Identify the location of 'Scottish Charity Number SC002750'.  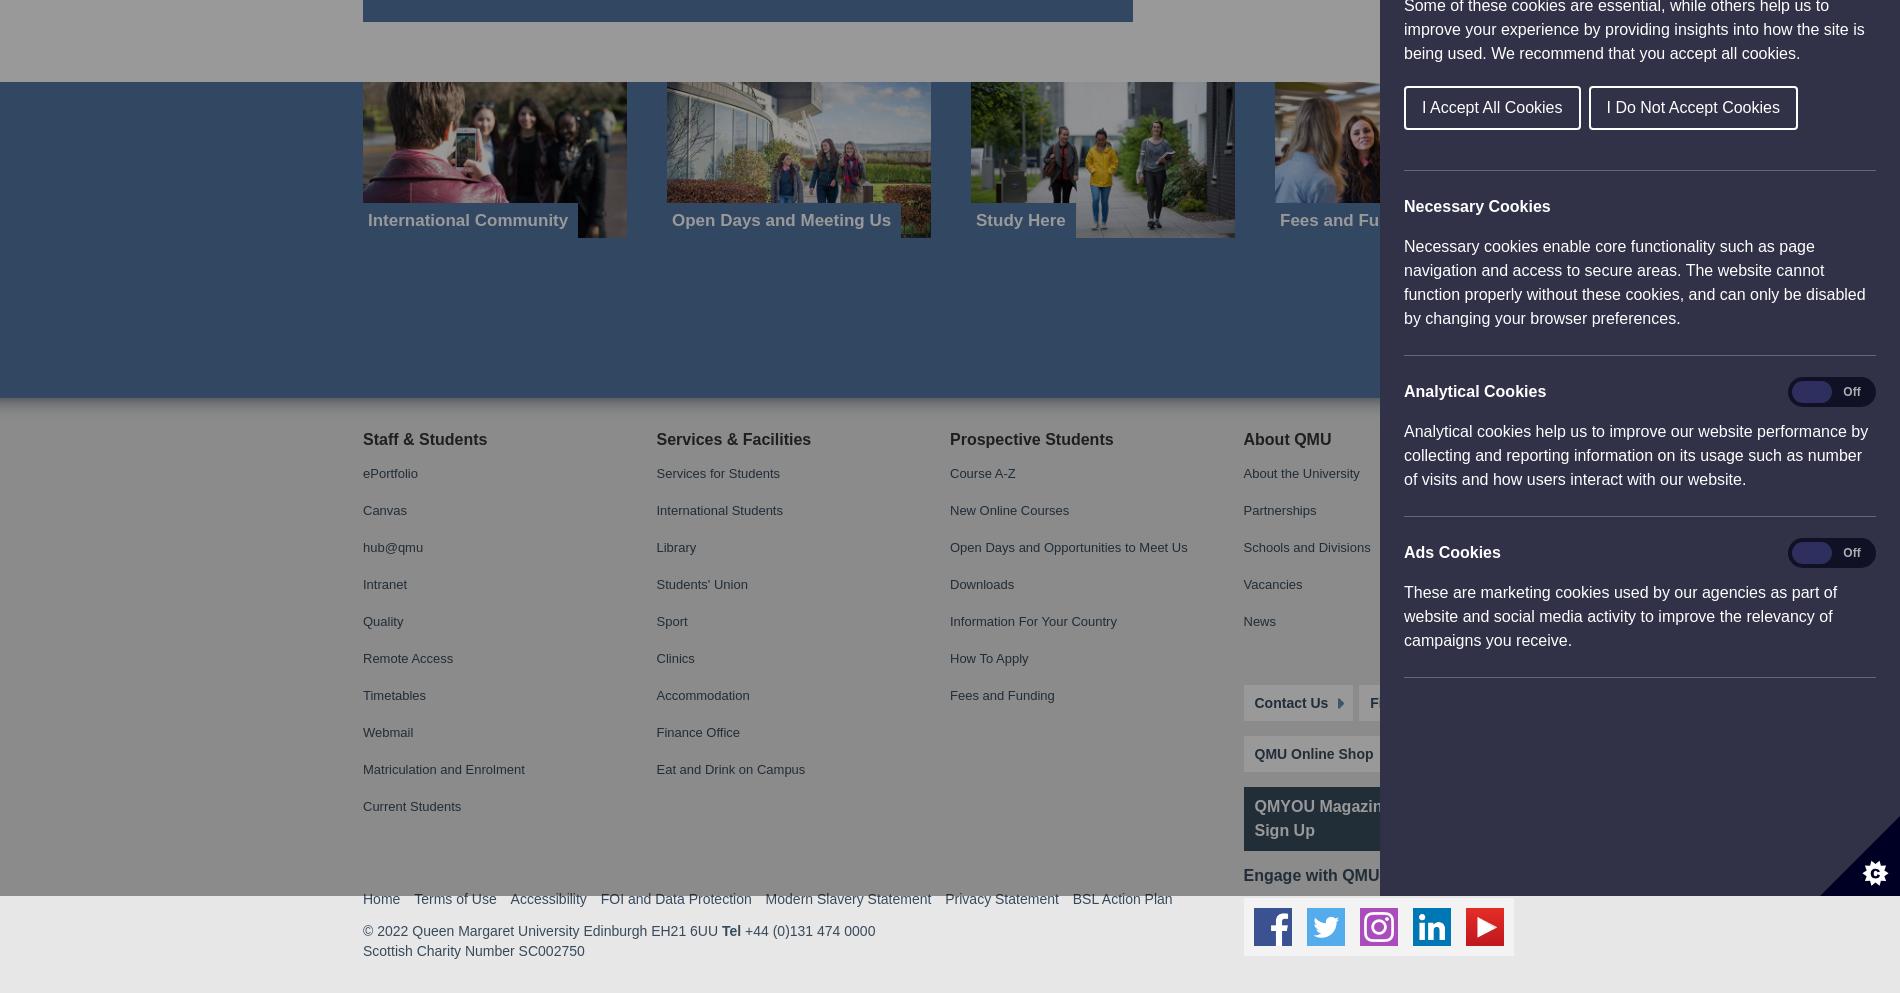
(472, 60).